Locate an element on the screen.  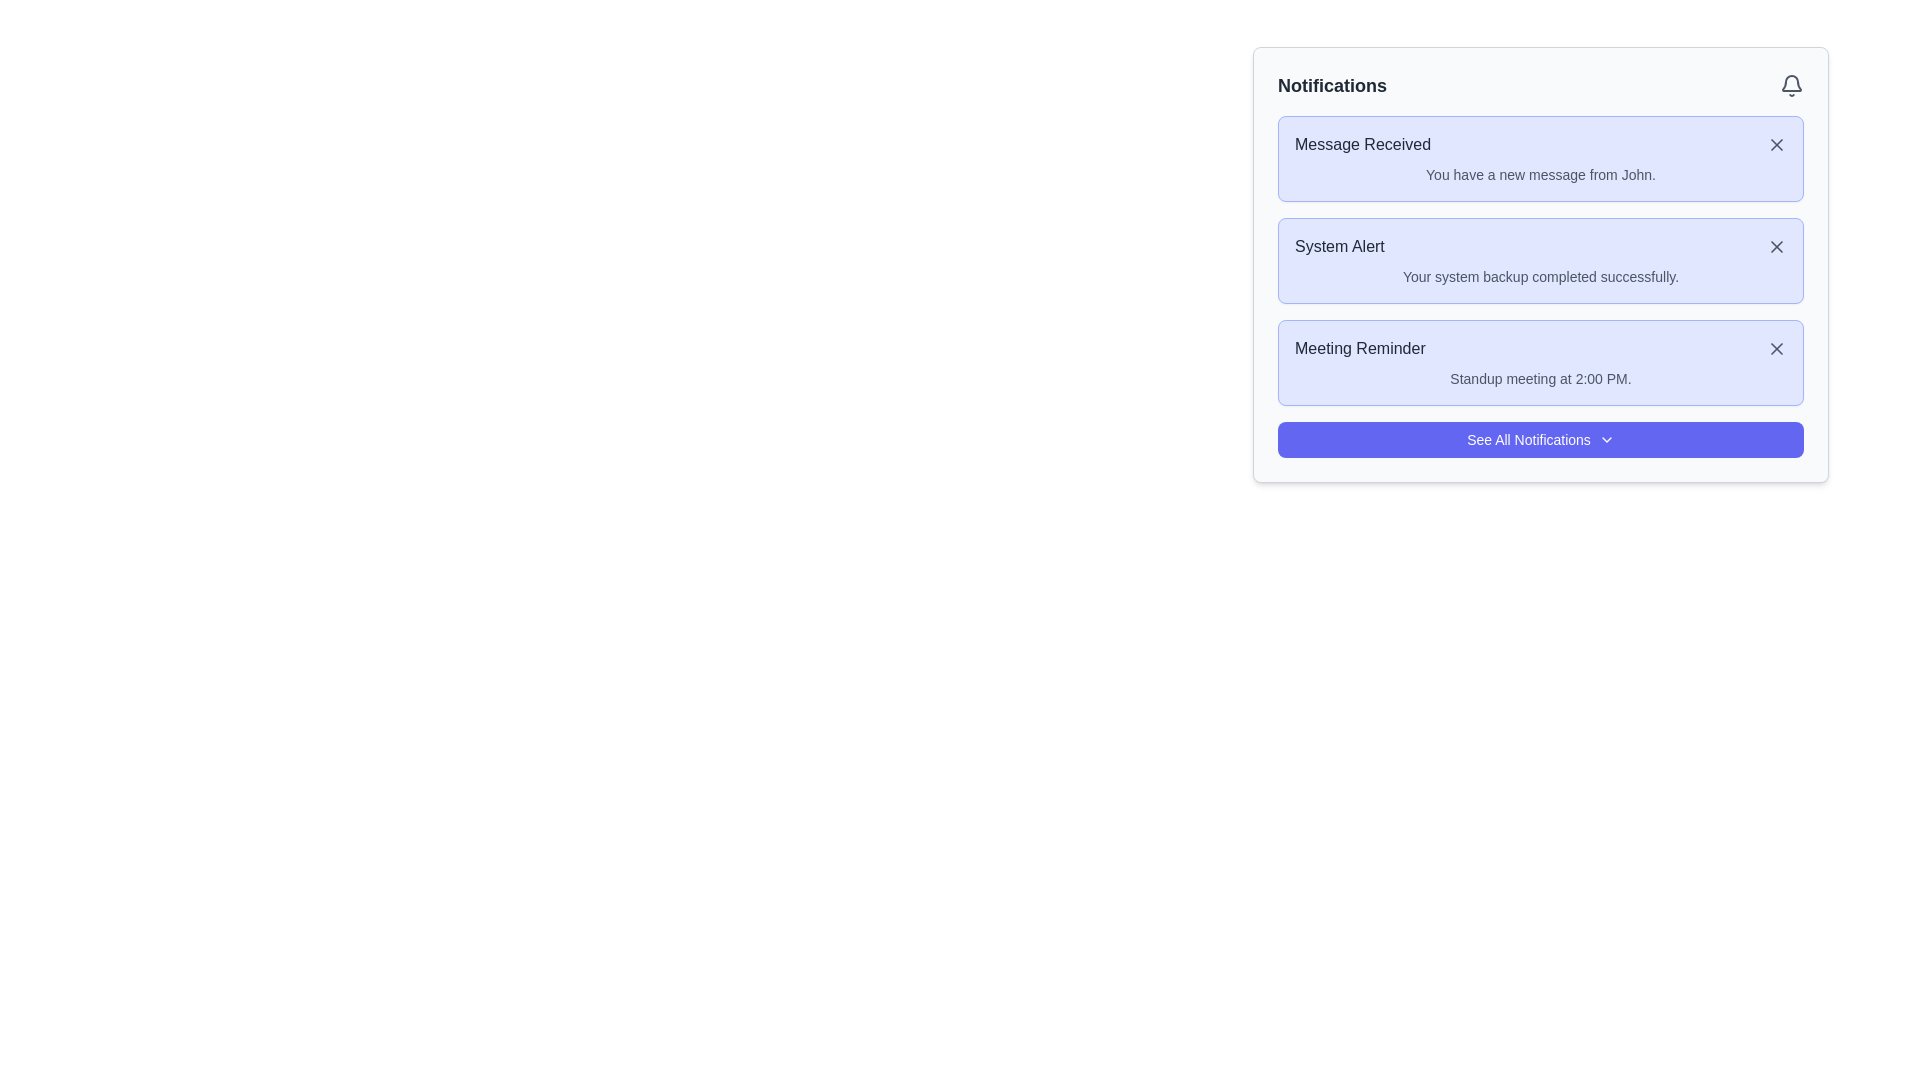
the text label displaying 'Notifications' in bold, large font, located at the top of the notification interface is located at coordinates (1332, 84).